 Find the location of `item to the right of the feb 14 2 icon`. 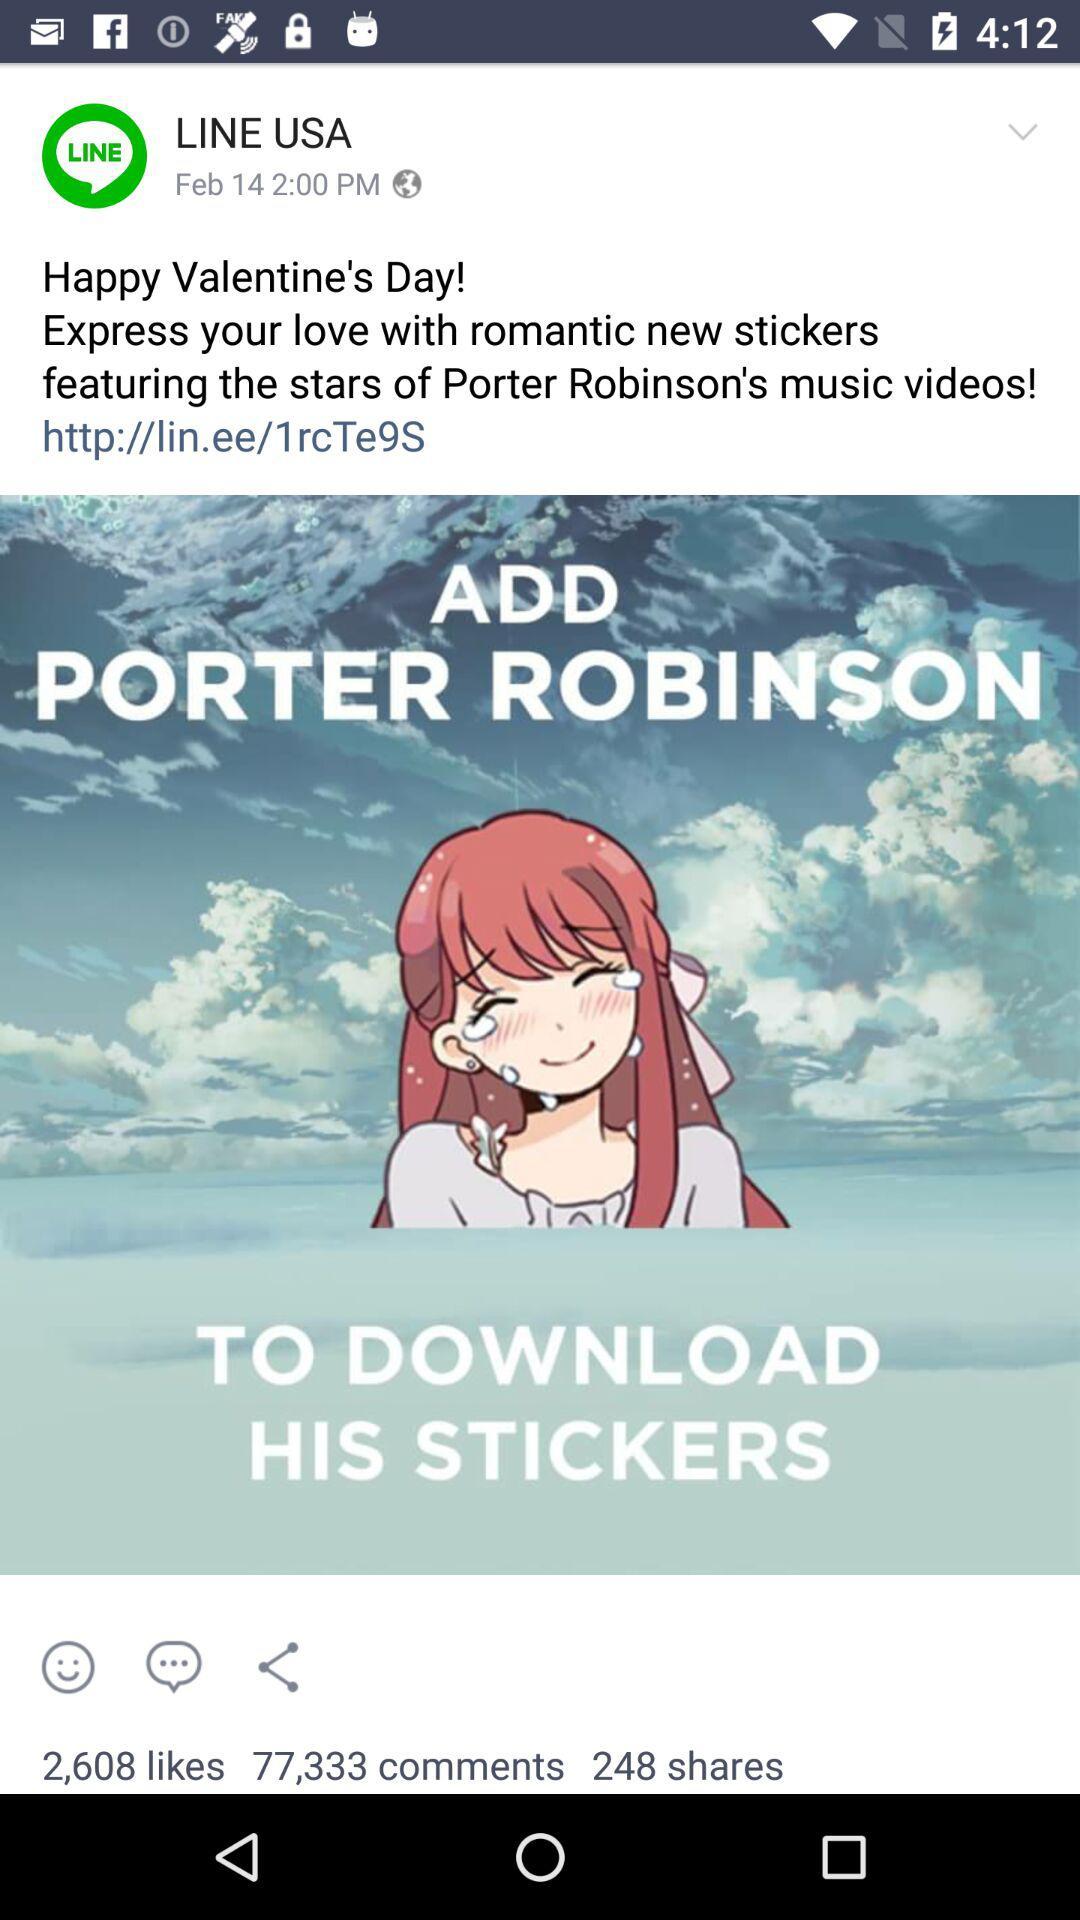

item to the right of the feb 14 2 icon is located at coordinates (405, 184).